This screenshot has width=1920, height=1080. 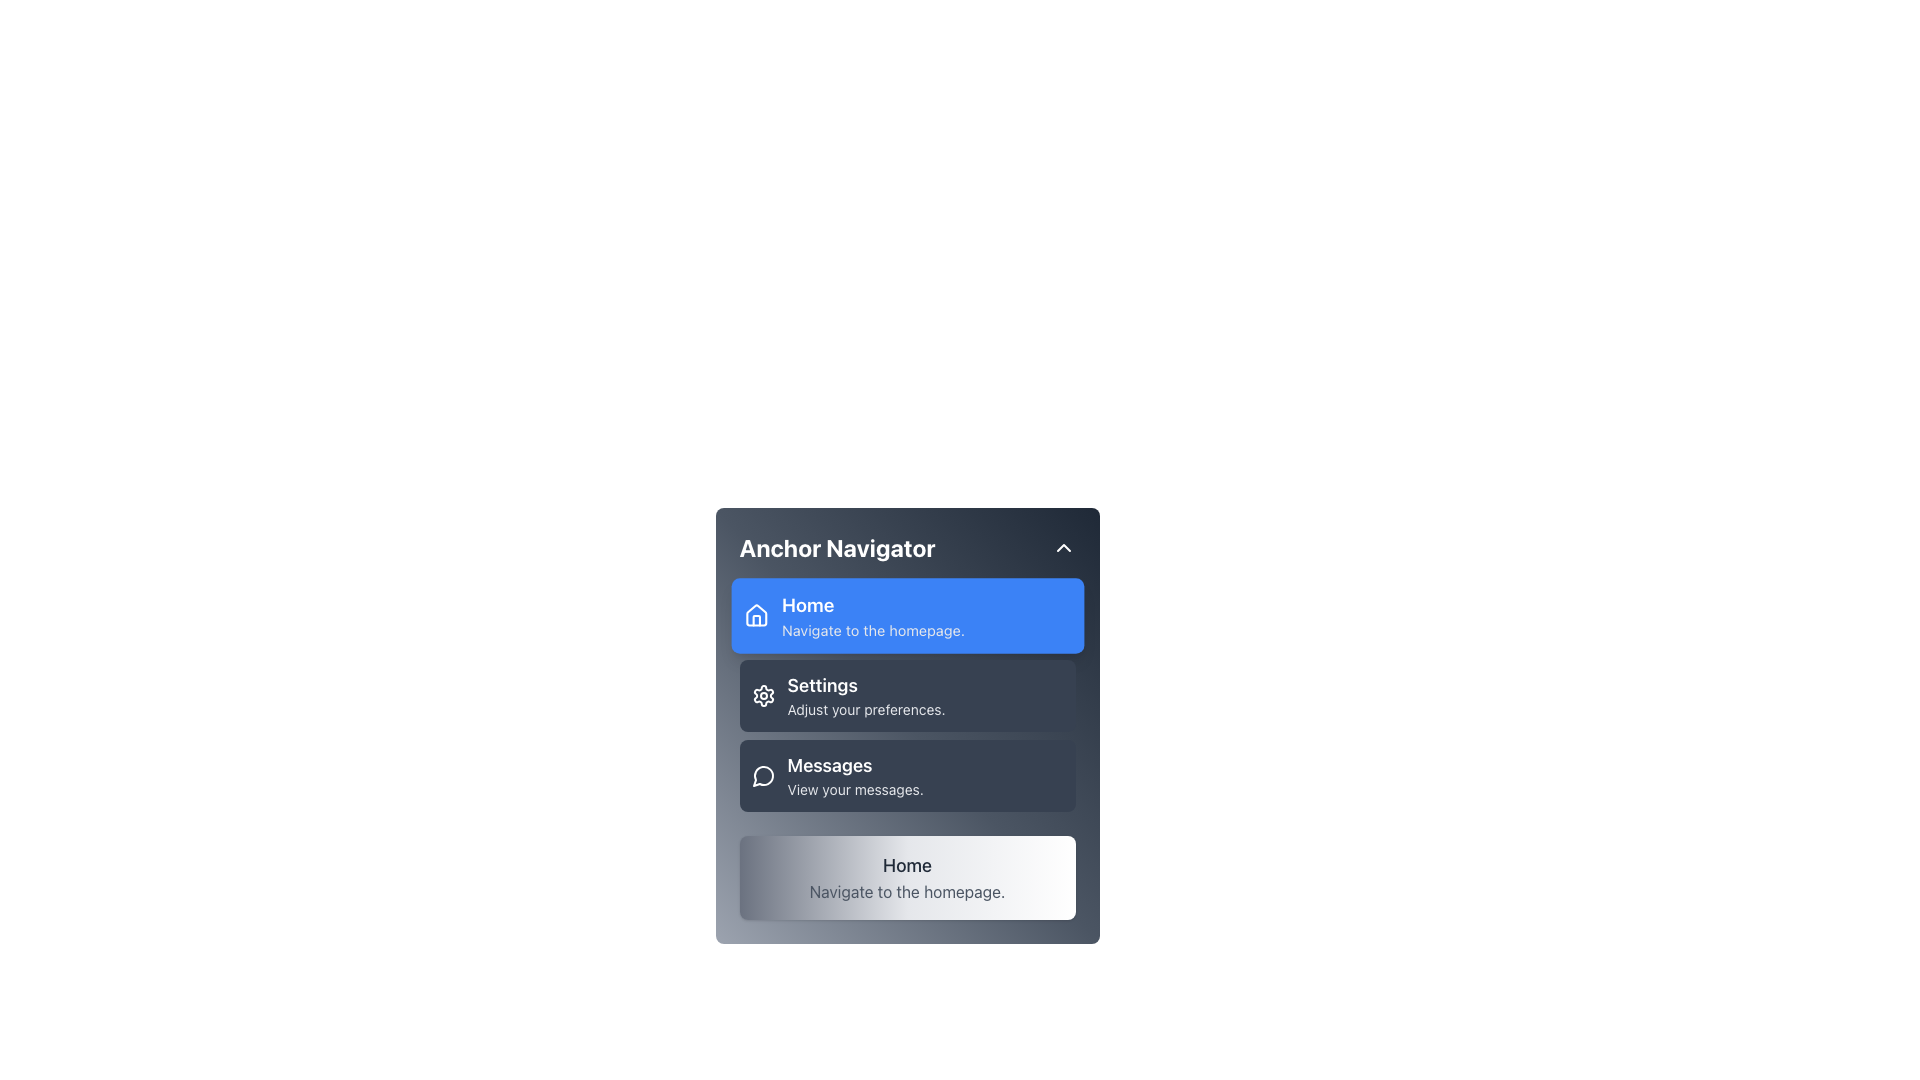 What do you see at coordinates (866, 694) in the screenshot?
I see `the 'Settings' text block in the sidebar navigation, which features a bold title and a lighter subtitle, positioned between 'Home' and 'Messages'` at bounding box center [866, 694].